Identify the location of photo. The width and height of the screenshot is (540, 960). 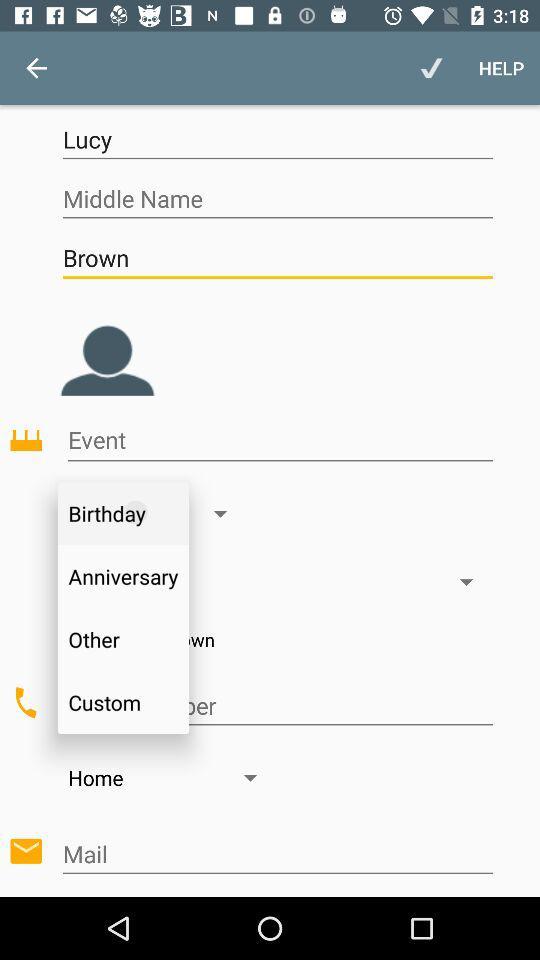
(107, 345).